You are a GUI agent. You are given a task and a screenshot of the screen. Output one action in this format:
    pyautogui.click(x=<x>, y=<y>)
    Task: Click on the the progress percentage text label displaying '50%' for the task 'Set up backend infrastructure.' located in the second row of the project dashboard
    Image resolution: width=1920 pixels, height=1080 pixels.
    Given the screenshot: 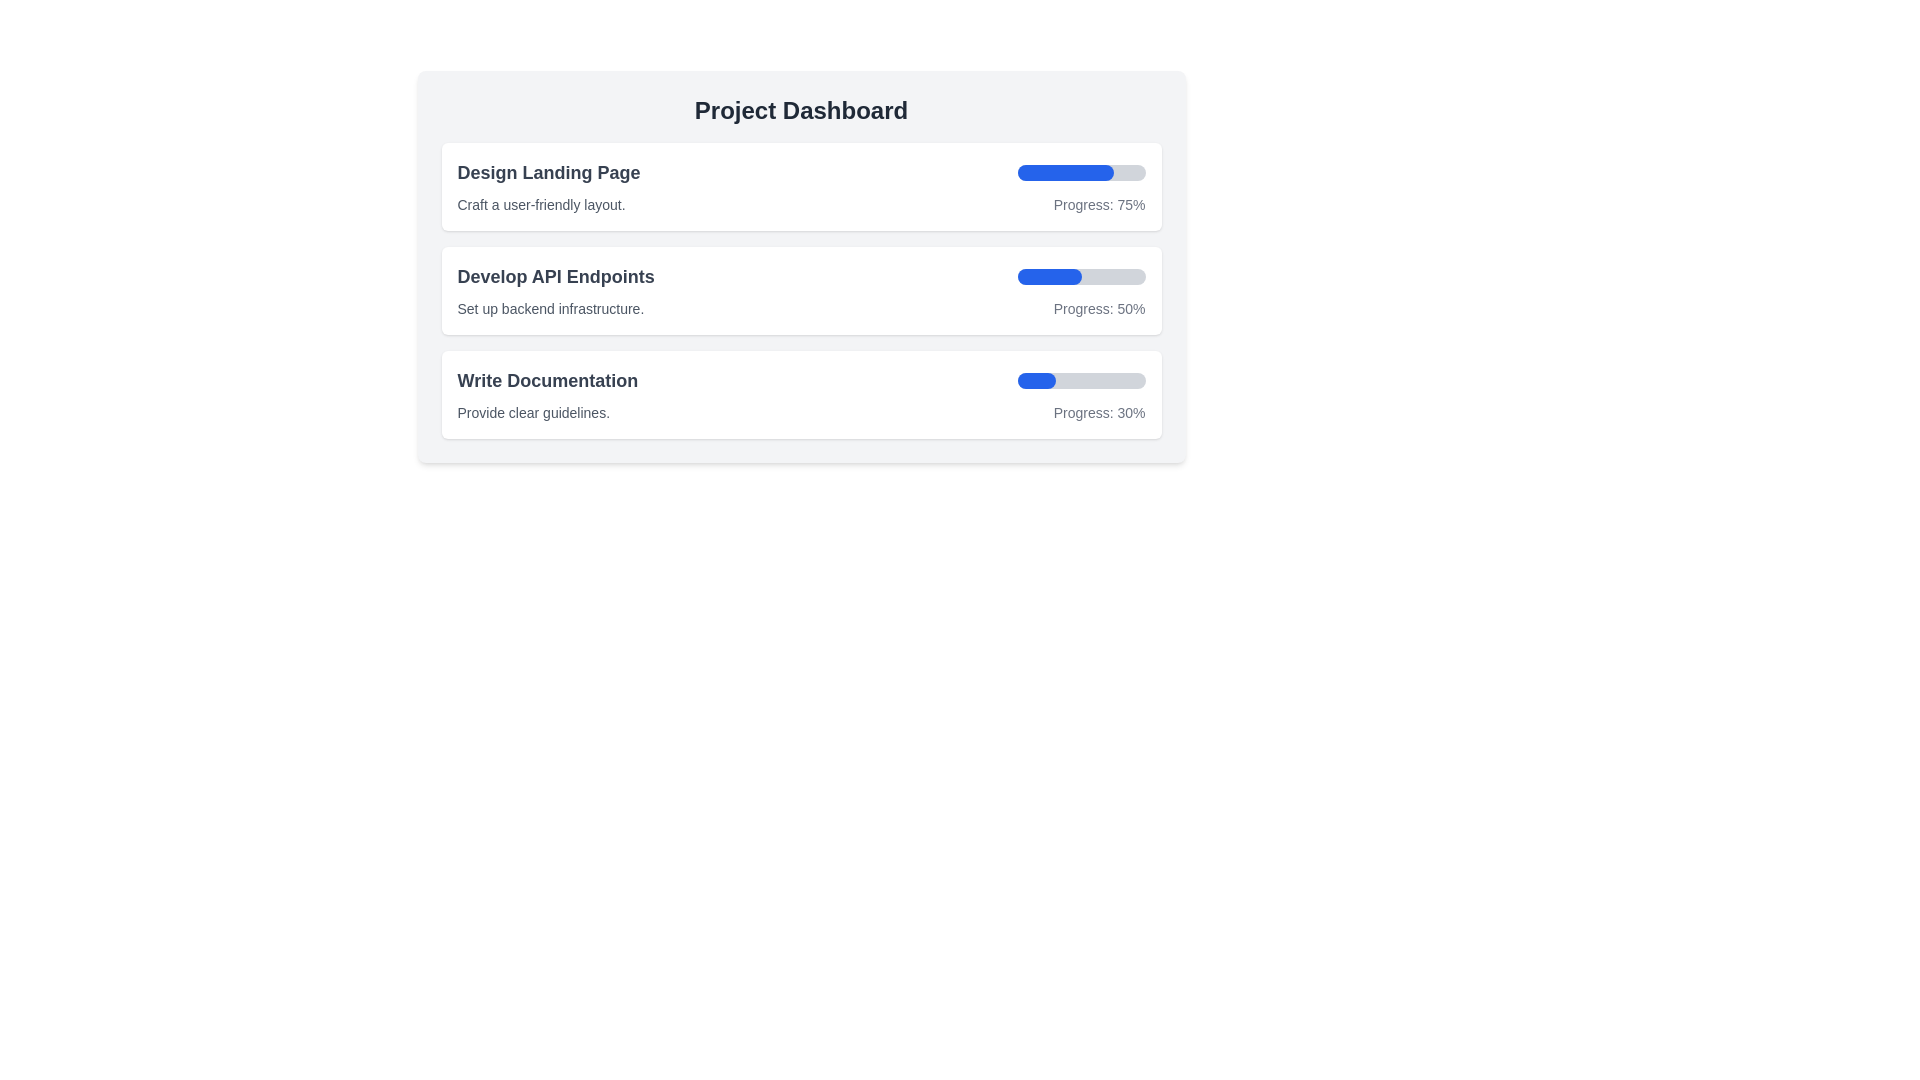 What is the action you would take?
    pyautogui.click(x=1098, y=308)
    